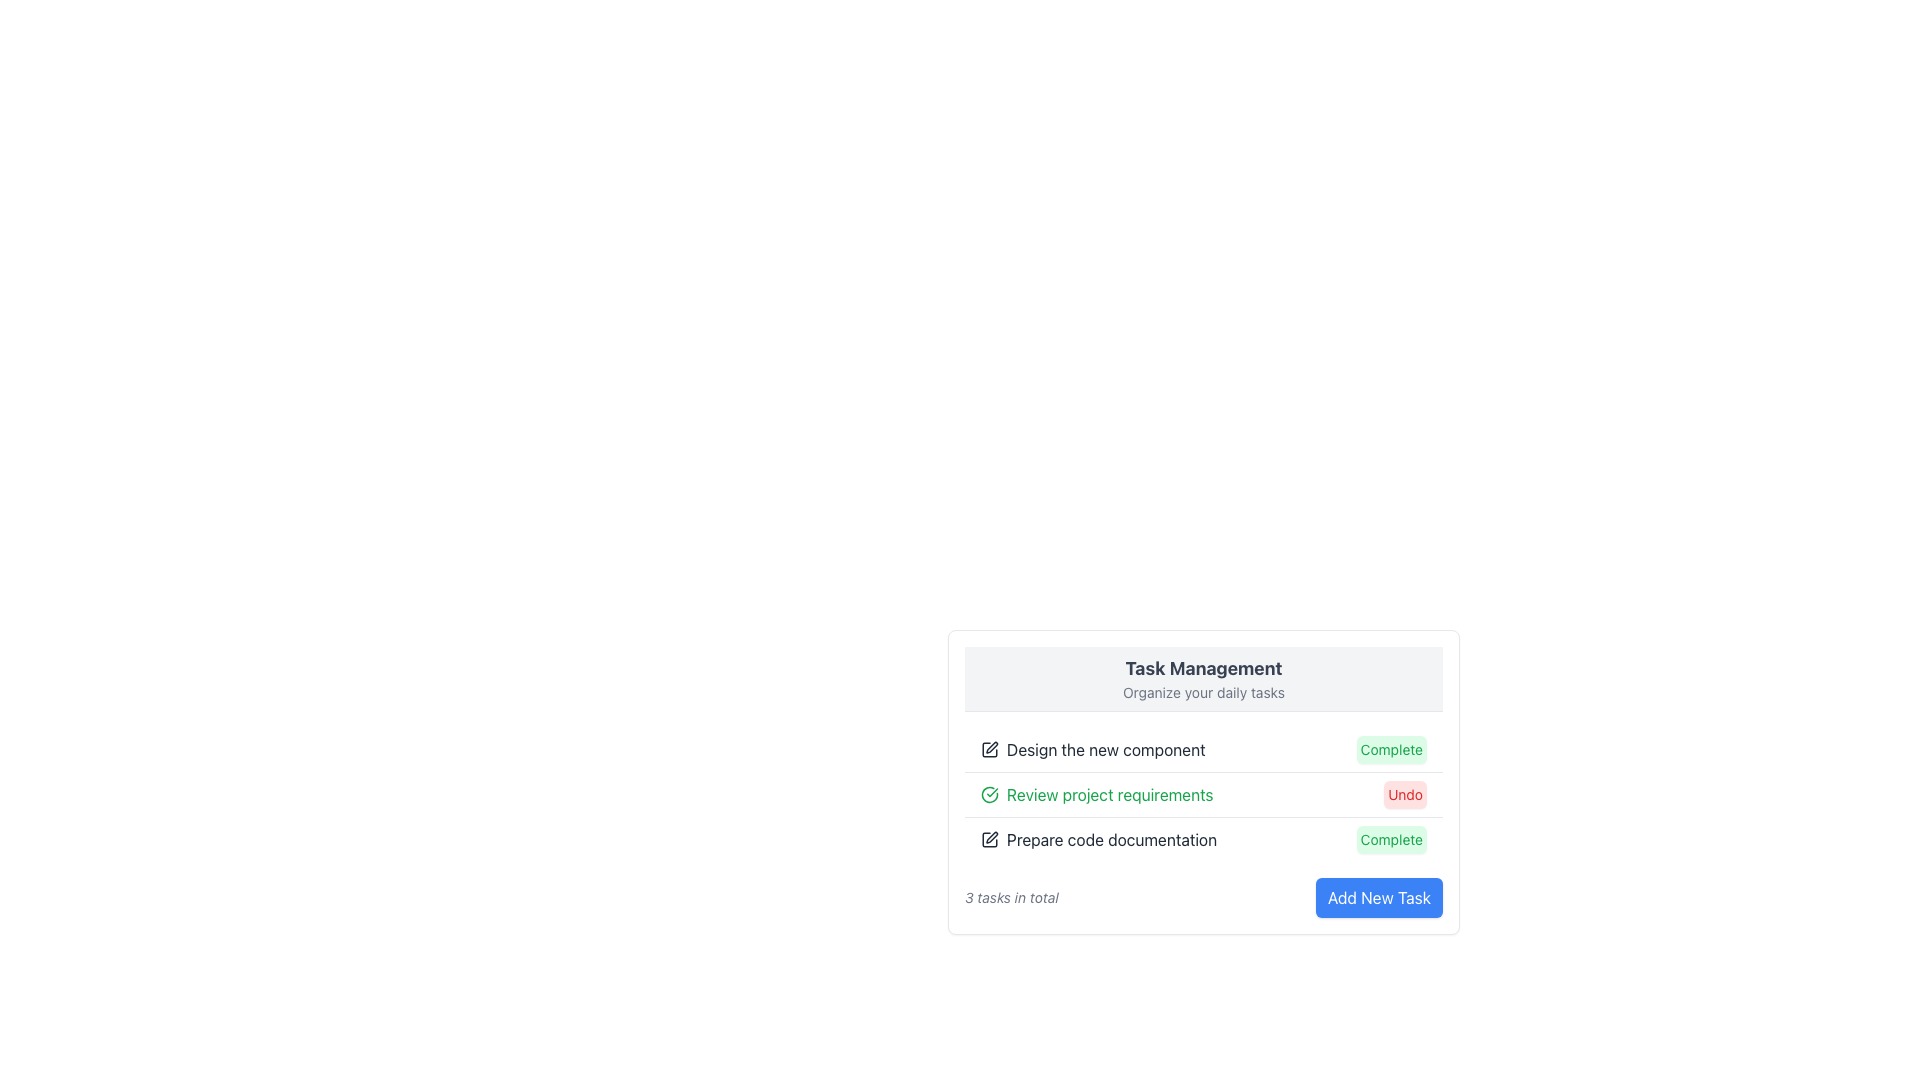 This screenshot has width=1920, height=1080. I want to click on the 'Add New Task' button, which is a rectangular button with rounded corners and a bright blue background, located in the bottom-right area of the task management interface, so click(1378, 897).